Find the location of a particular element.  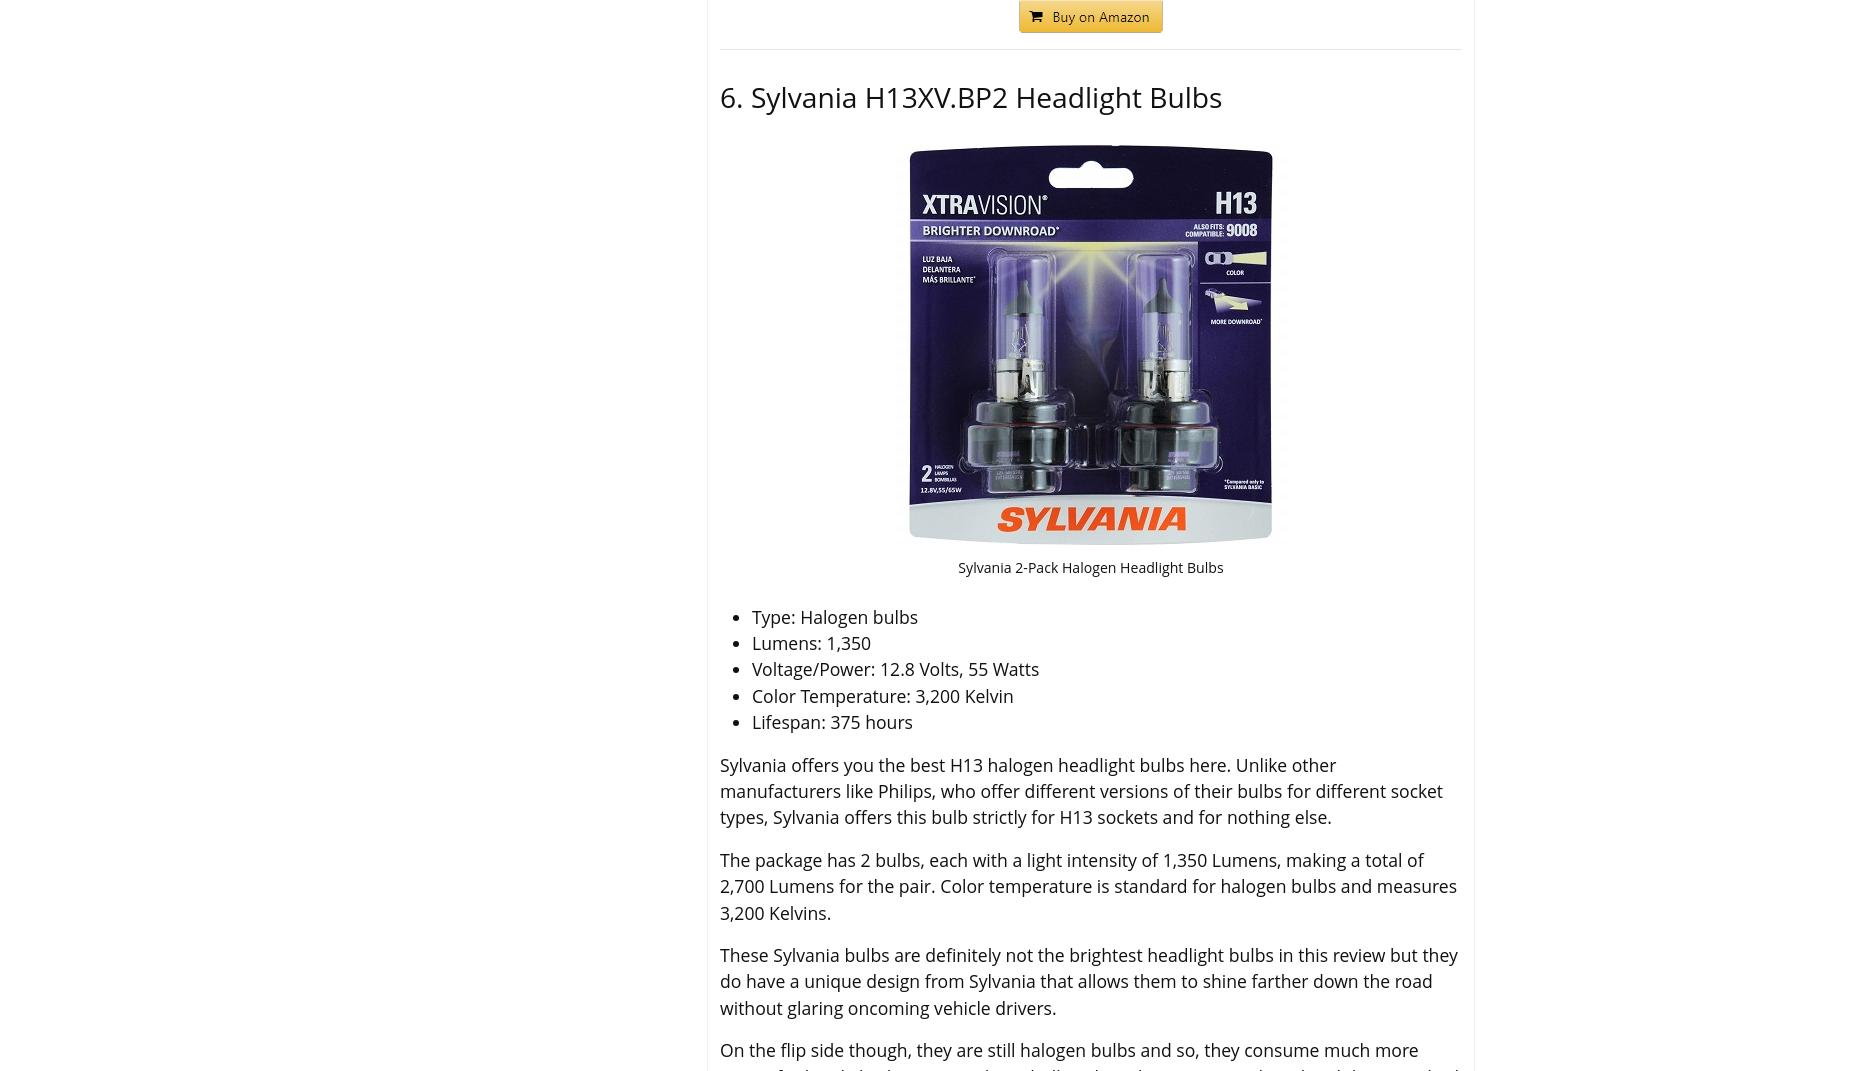

'Lifespan: 375 hours' is located at coordinates (752, 721).